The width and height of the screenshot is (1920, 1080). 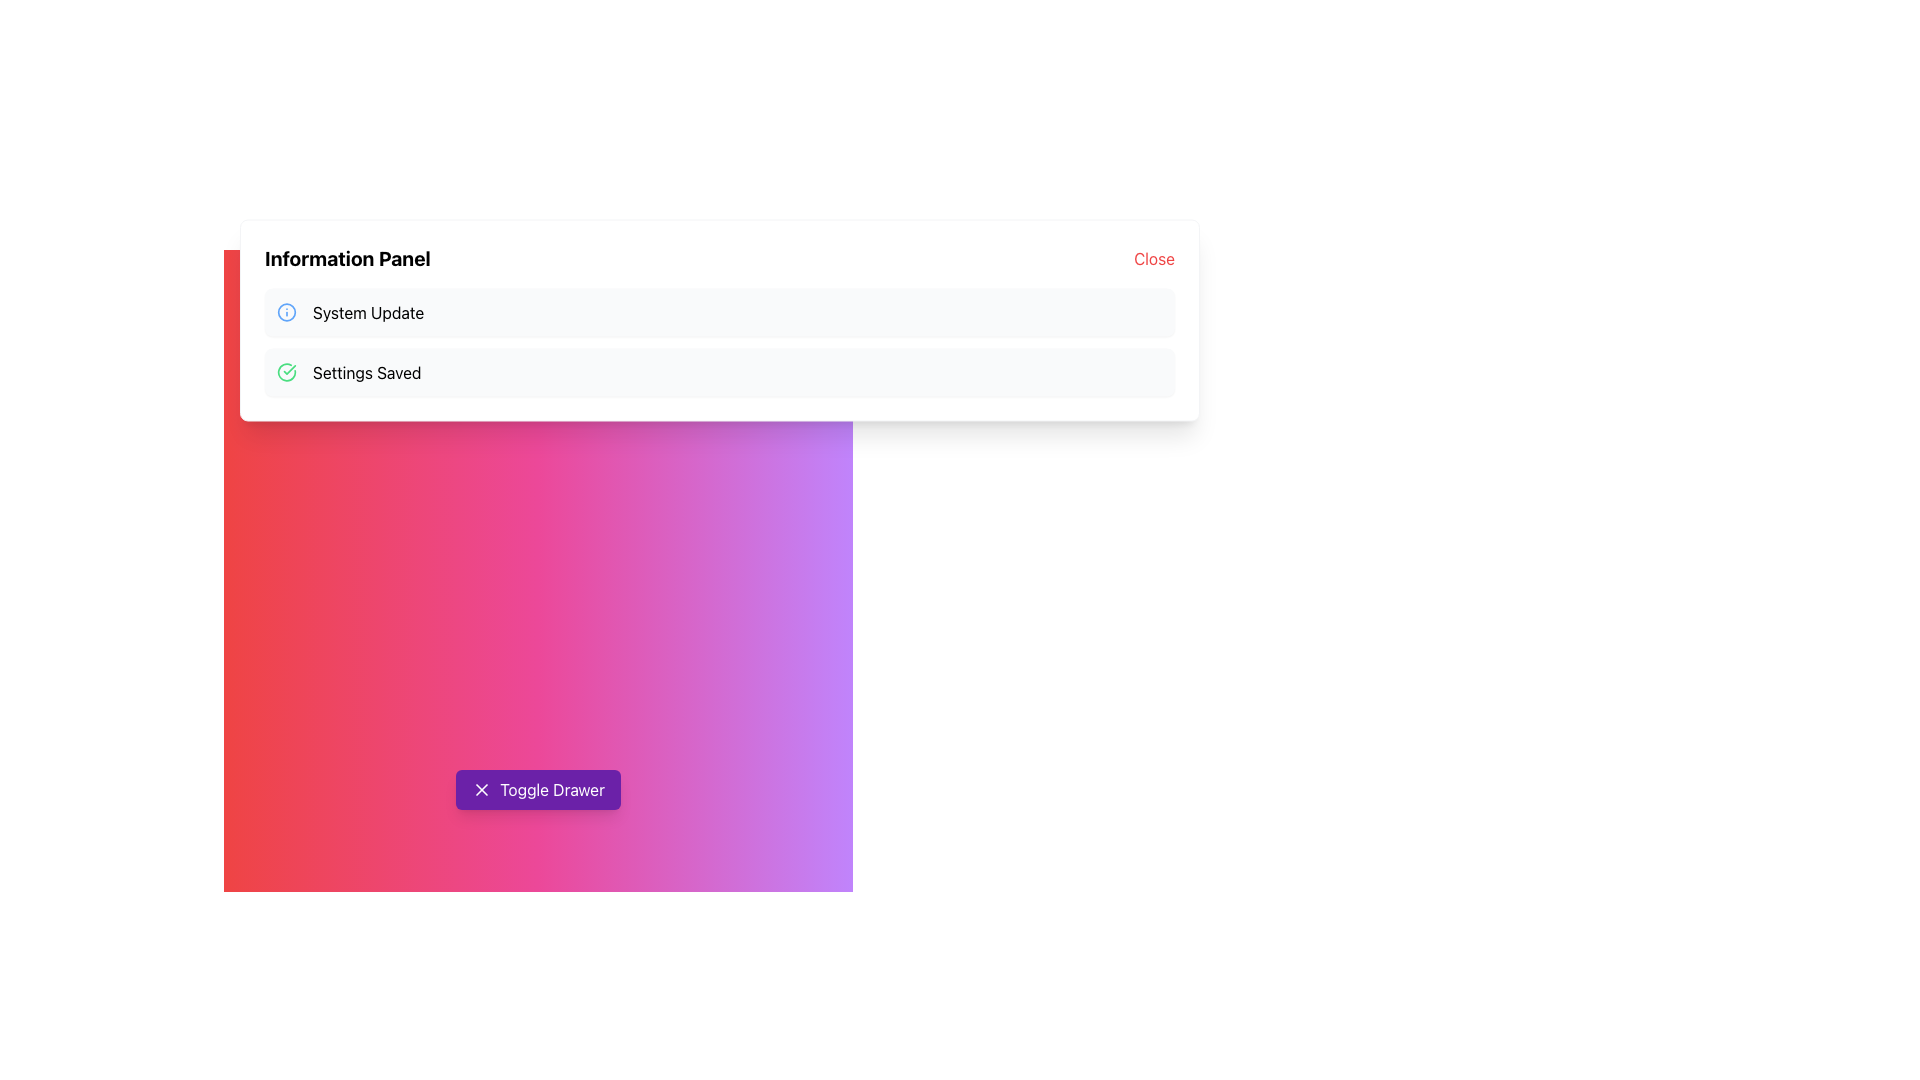 I want to click on the circular icon with a blue border and hollow center located next to the 'System Update' entry in the Information Panel, so click(x=286, y=312).